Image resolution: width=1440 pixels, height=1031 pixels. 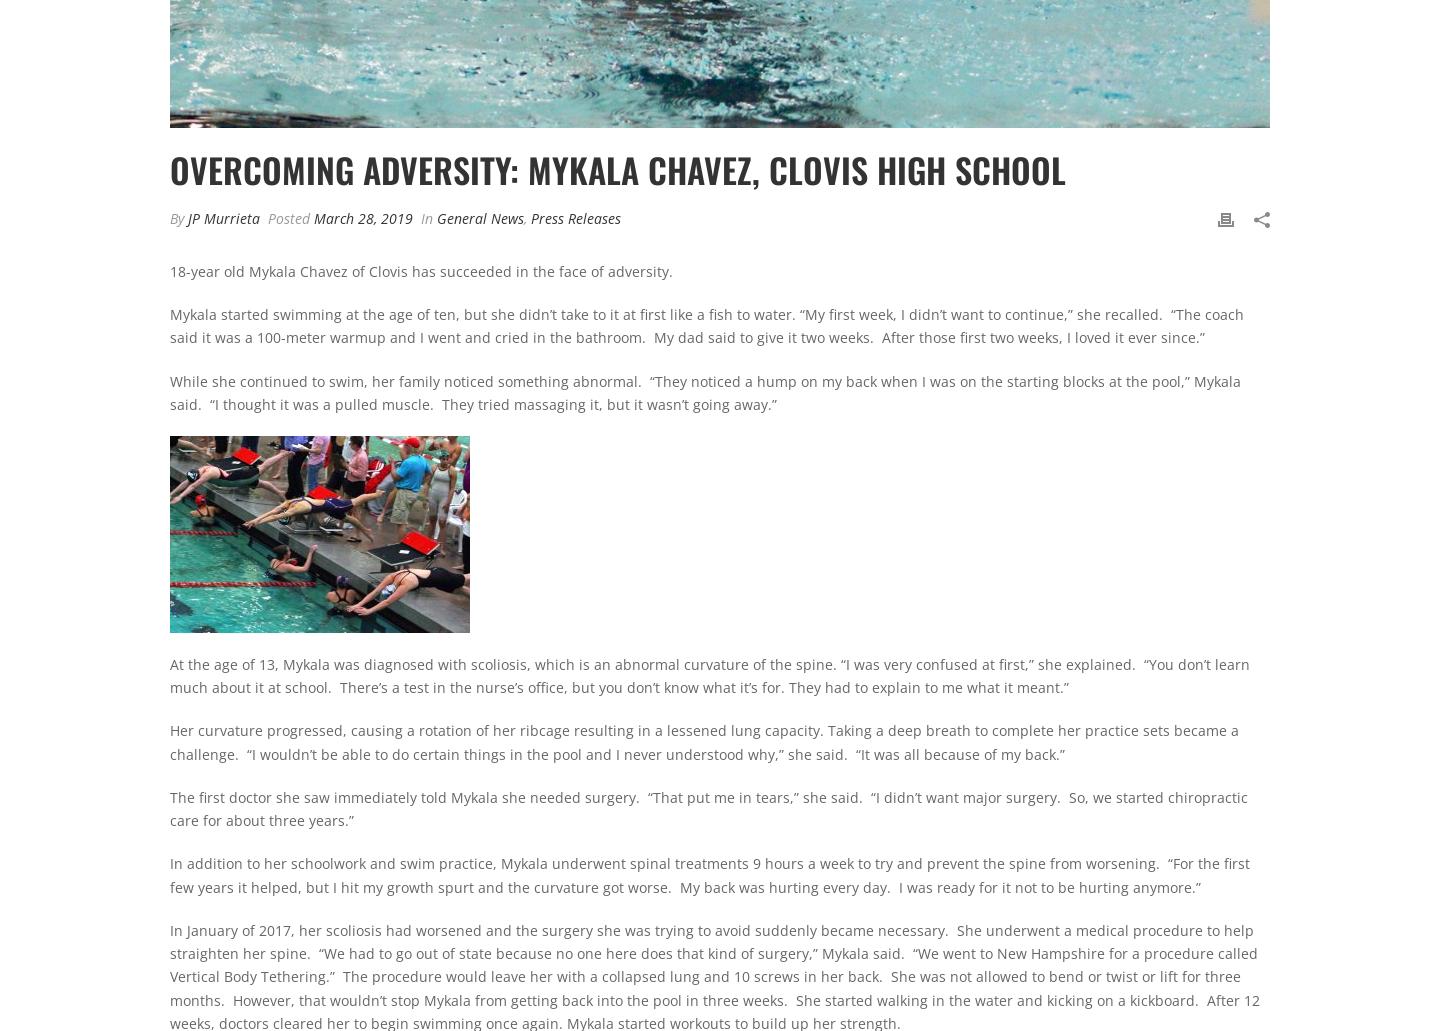 I want to click on 'The first doctor she saw immediately told Mykala she needed surgery.  “That put me in tears,” she said.  “I didn’t want major surgery.  So, we started chiropractic care for about three years.”', so click(x=709, y=807).